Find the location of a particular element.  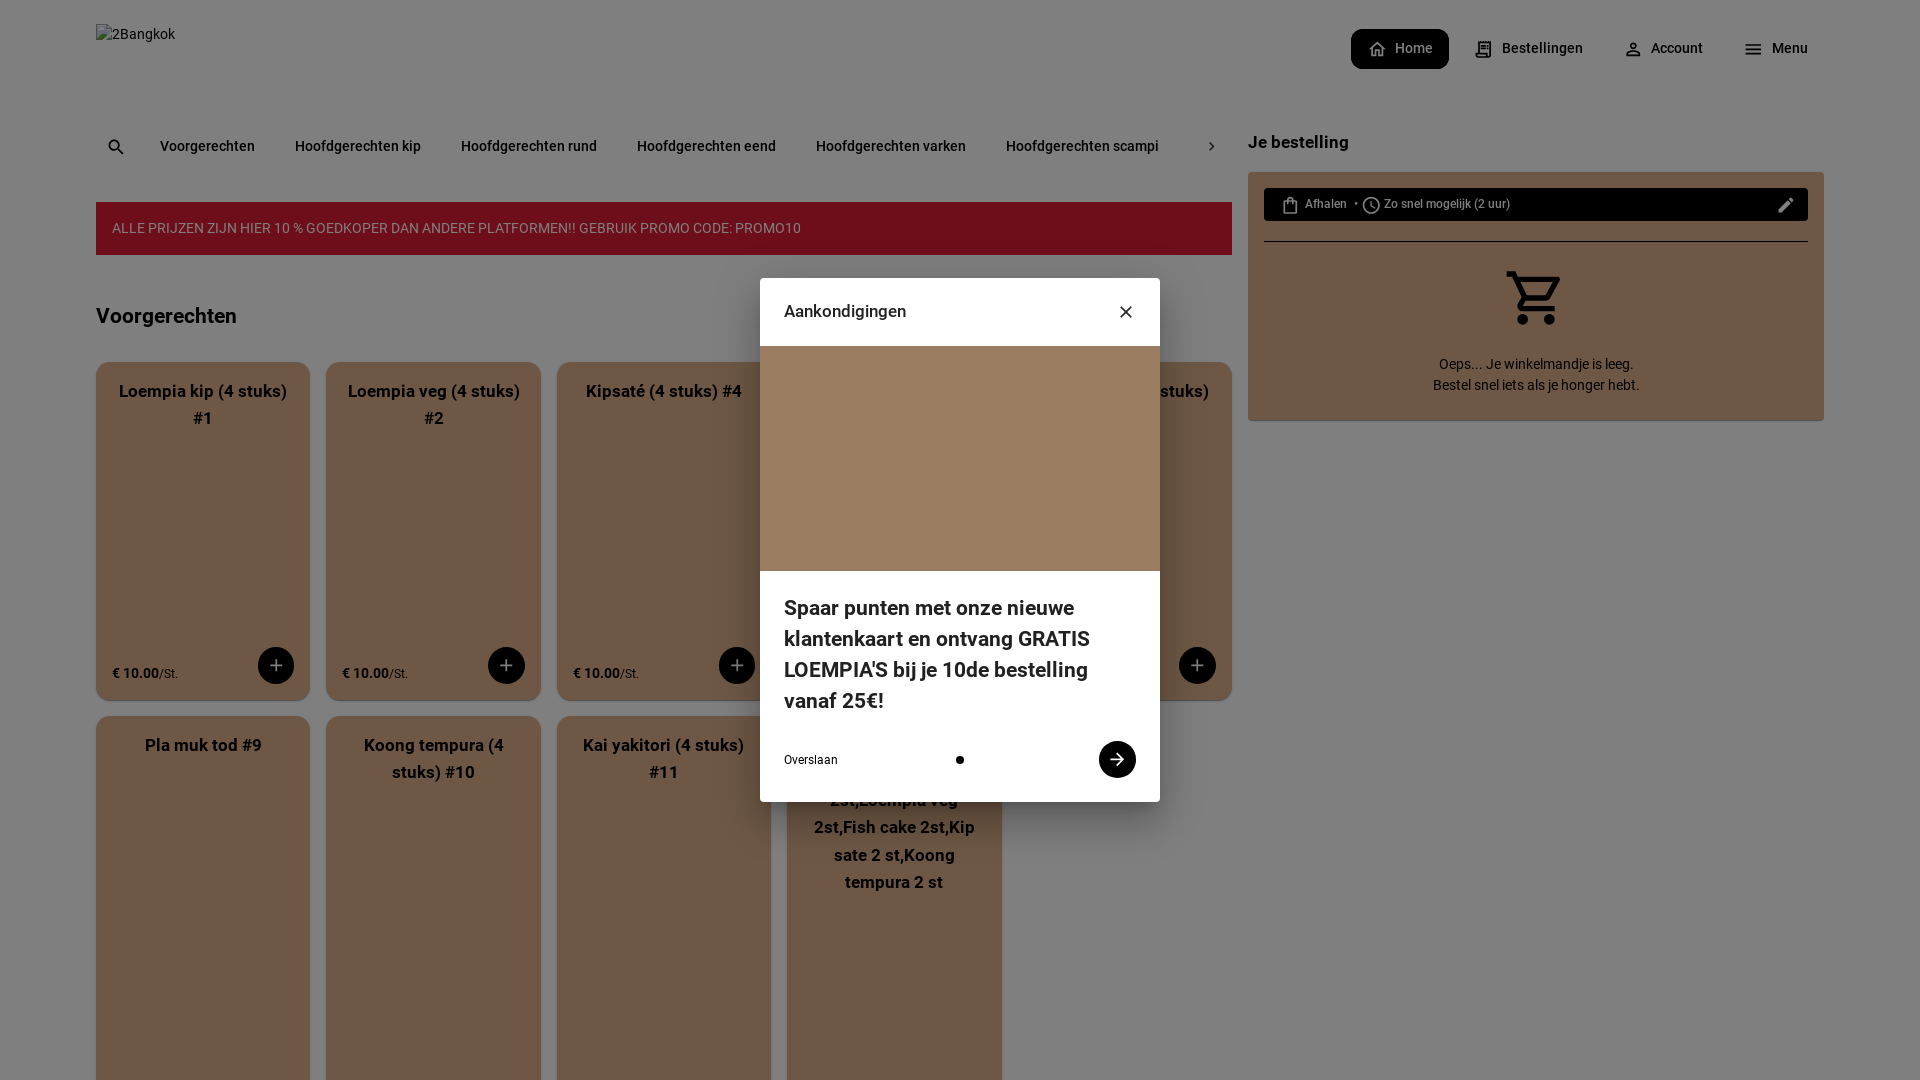

'Overslaan' is located at coordinates (811, 760).